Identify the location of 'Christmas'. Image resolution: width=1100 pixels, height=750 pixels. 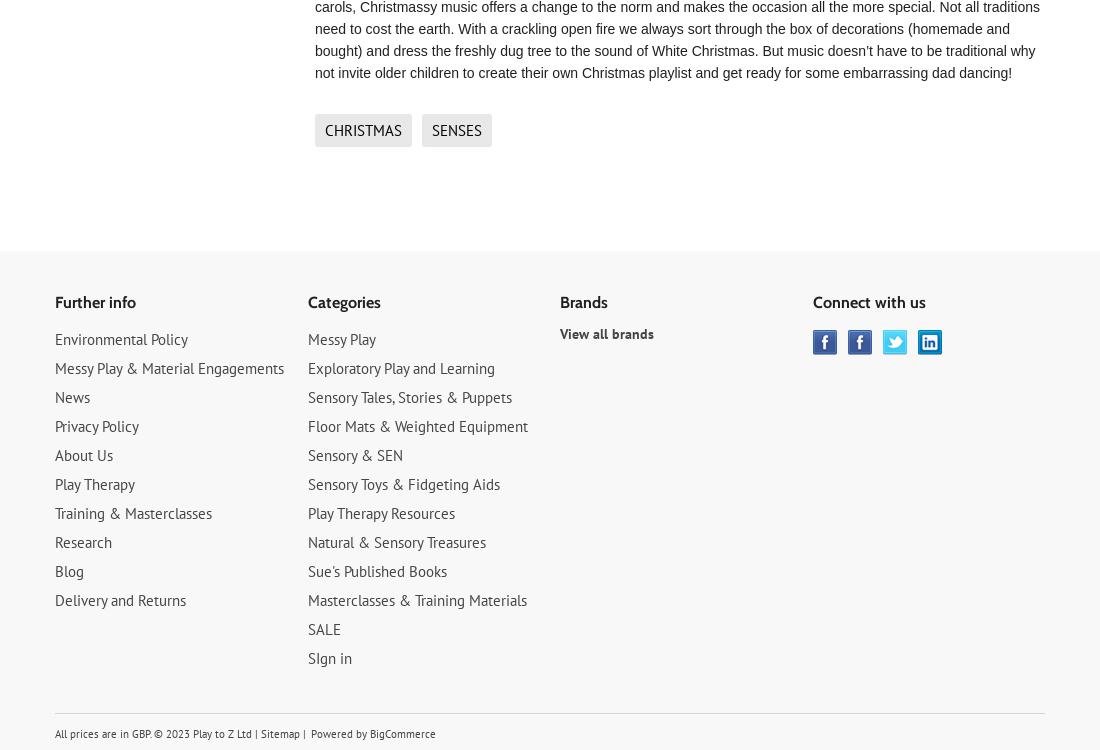
(363, 130).